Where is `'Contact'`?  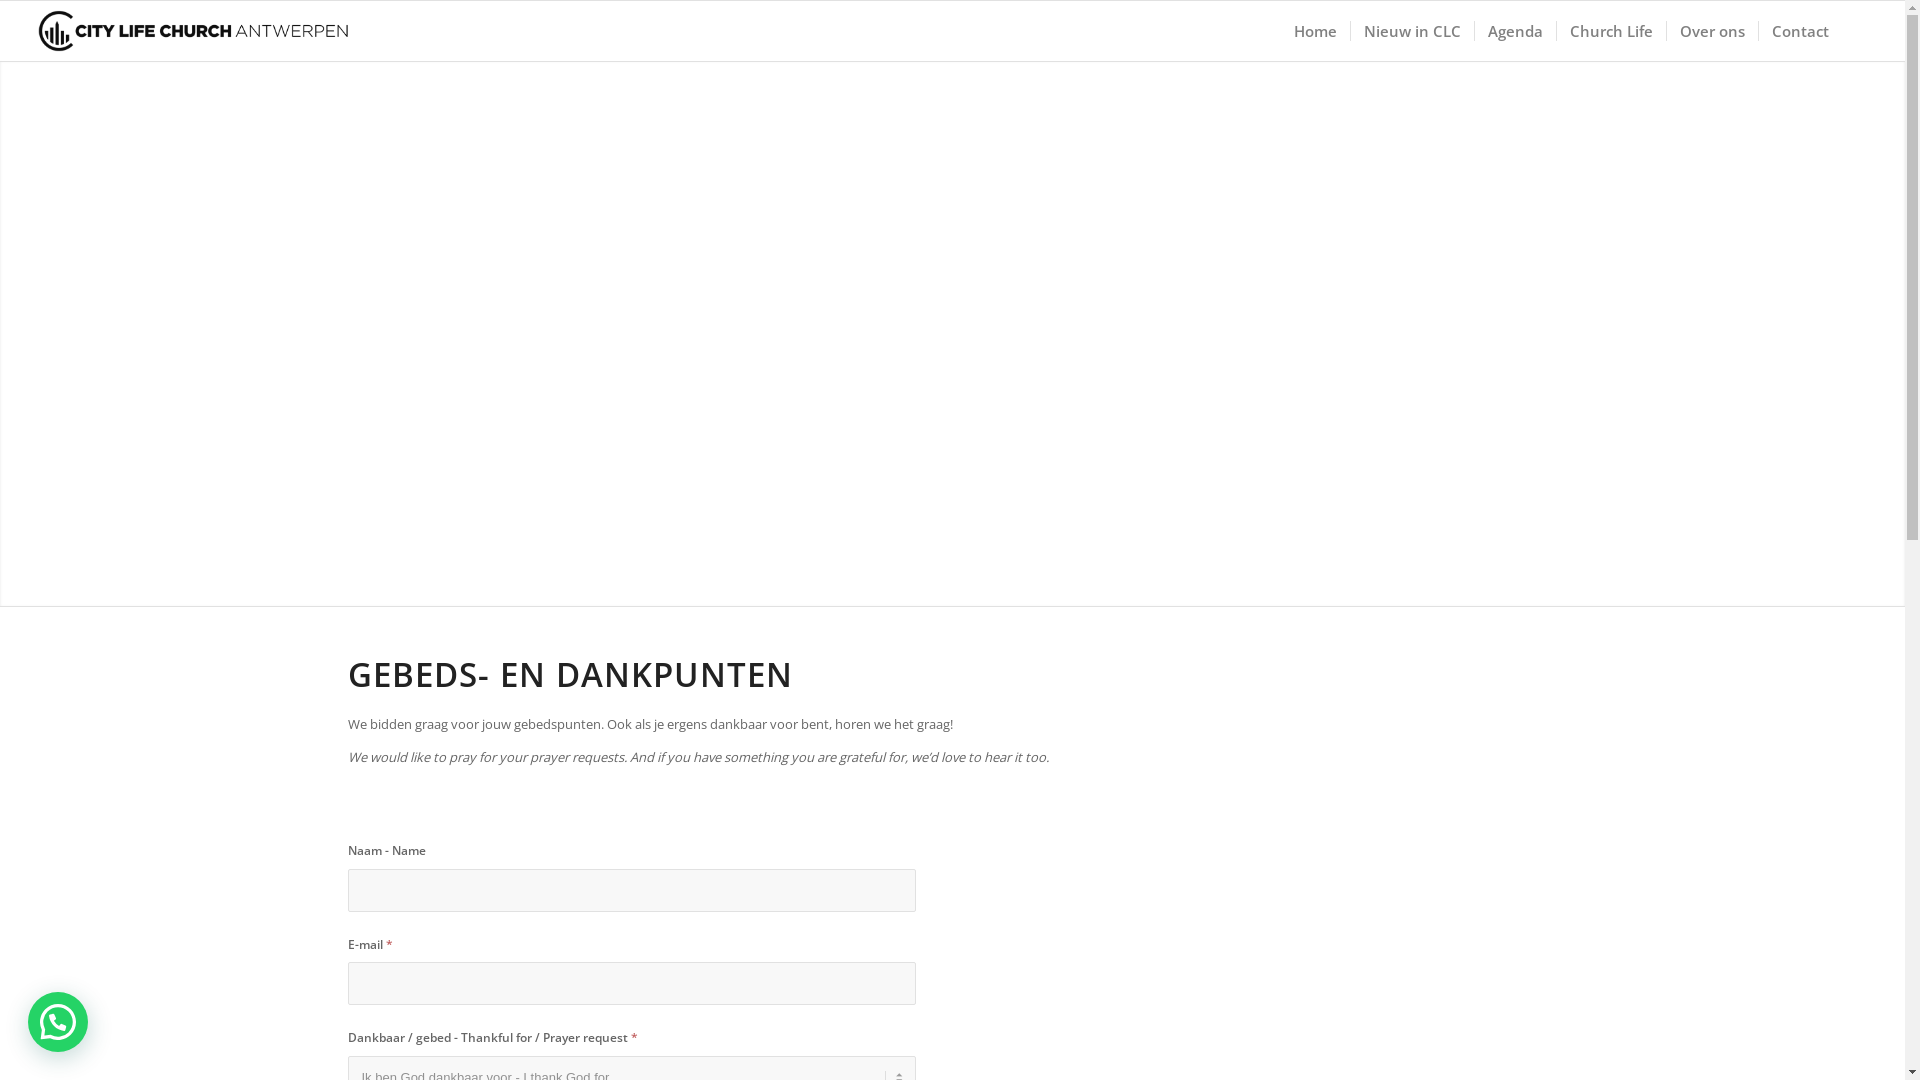 'Contact' is located at coordinates (1800, 30).